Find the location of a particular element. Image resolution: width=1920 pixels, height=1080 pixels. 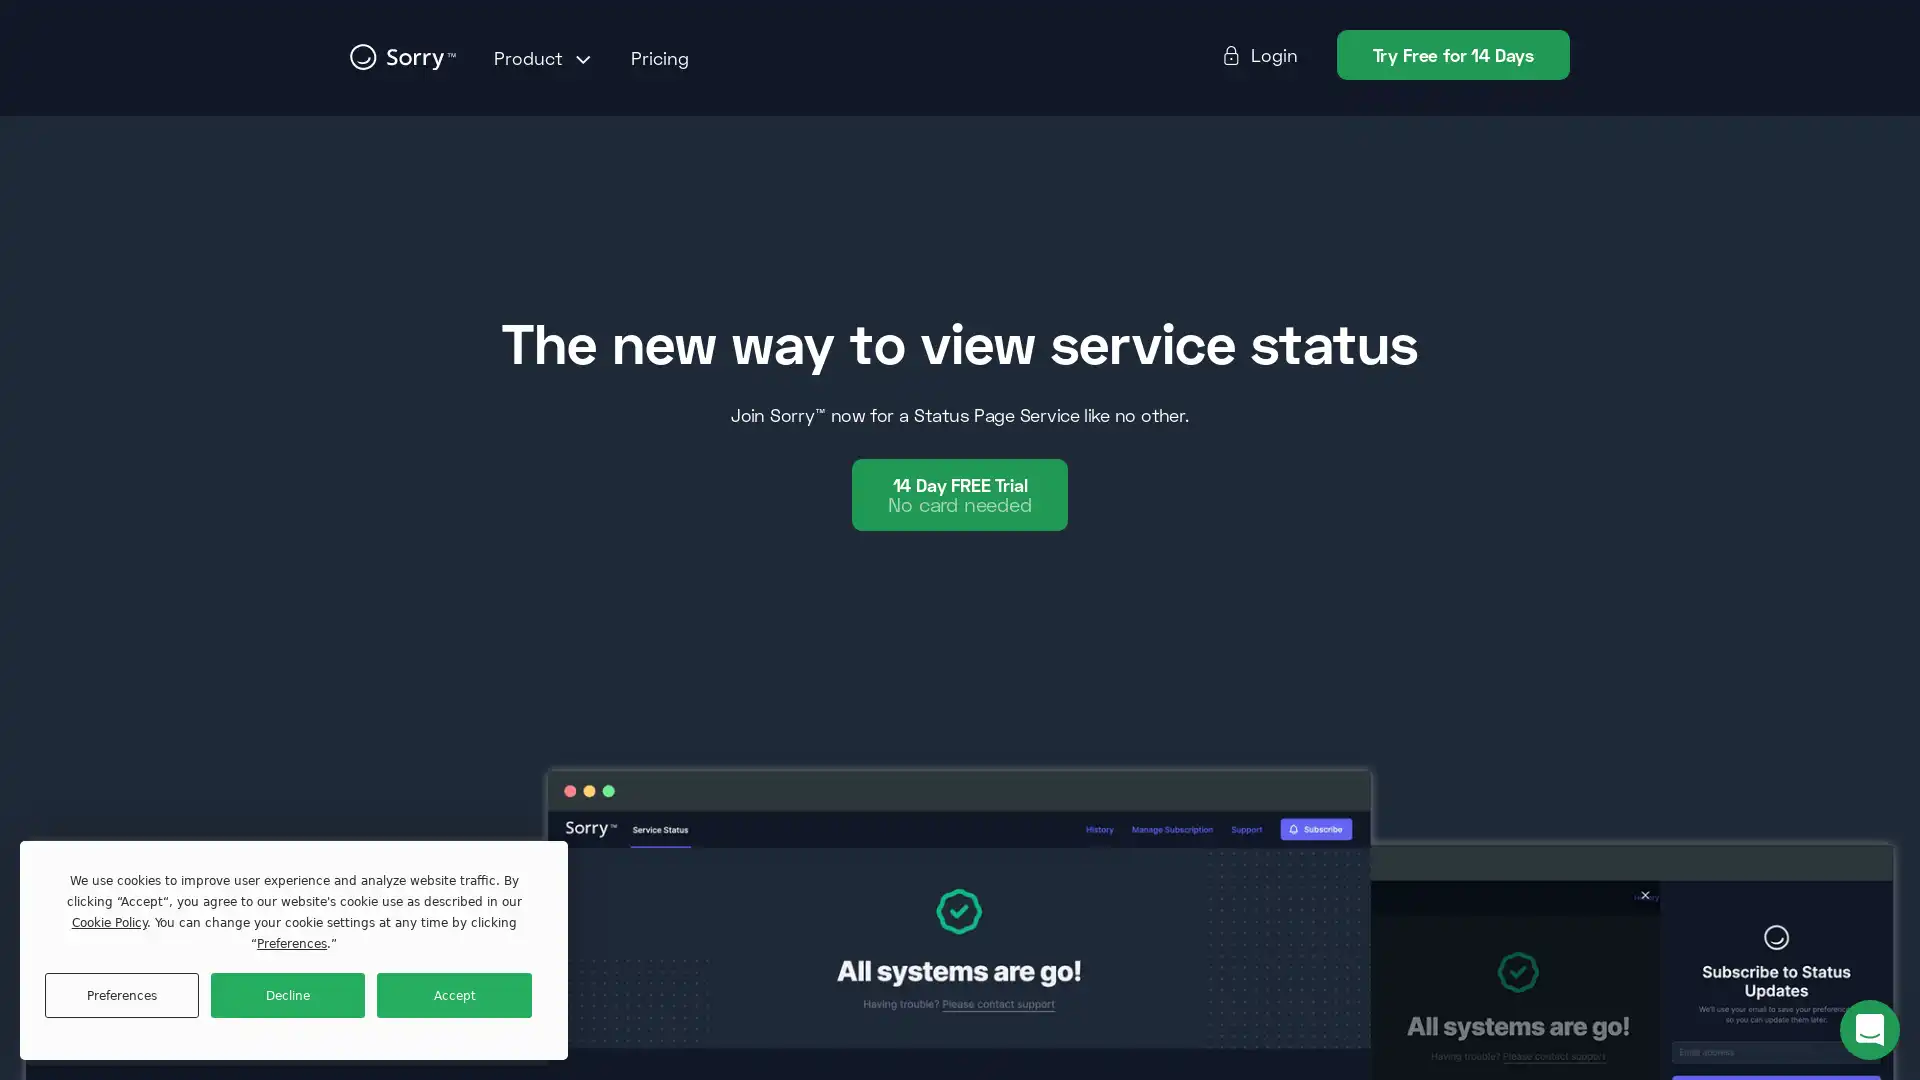

Accept is located at coordinates (453, 995).